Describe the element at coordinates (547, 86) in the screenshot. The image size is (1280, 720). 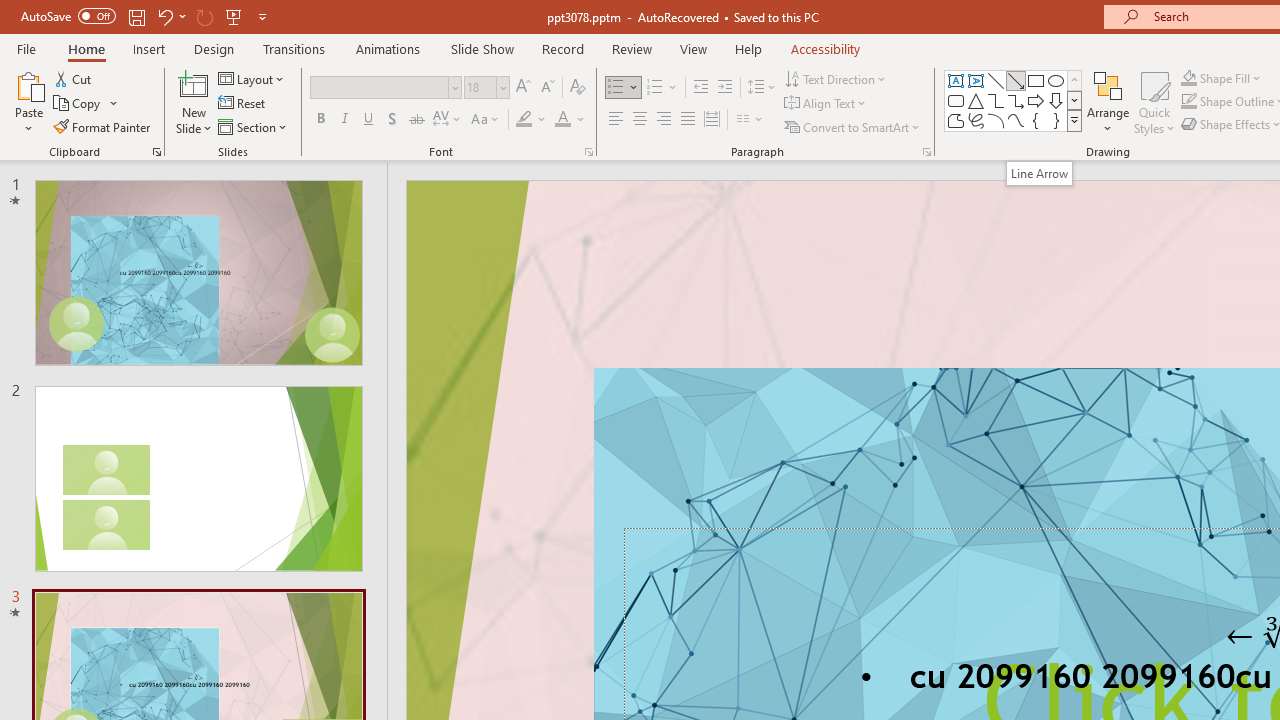
I see `'Decrease Font Size'` at that location.